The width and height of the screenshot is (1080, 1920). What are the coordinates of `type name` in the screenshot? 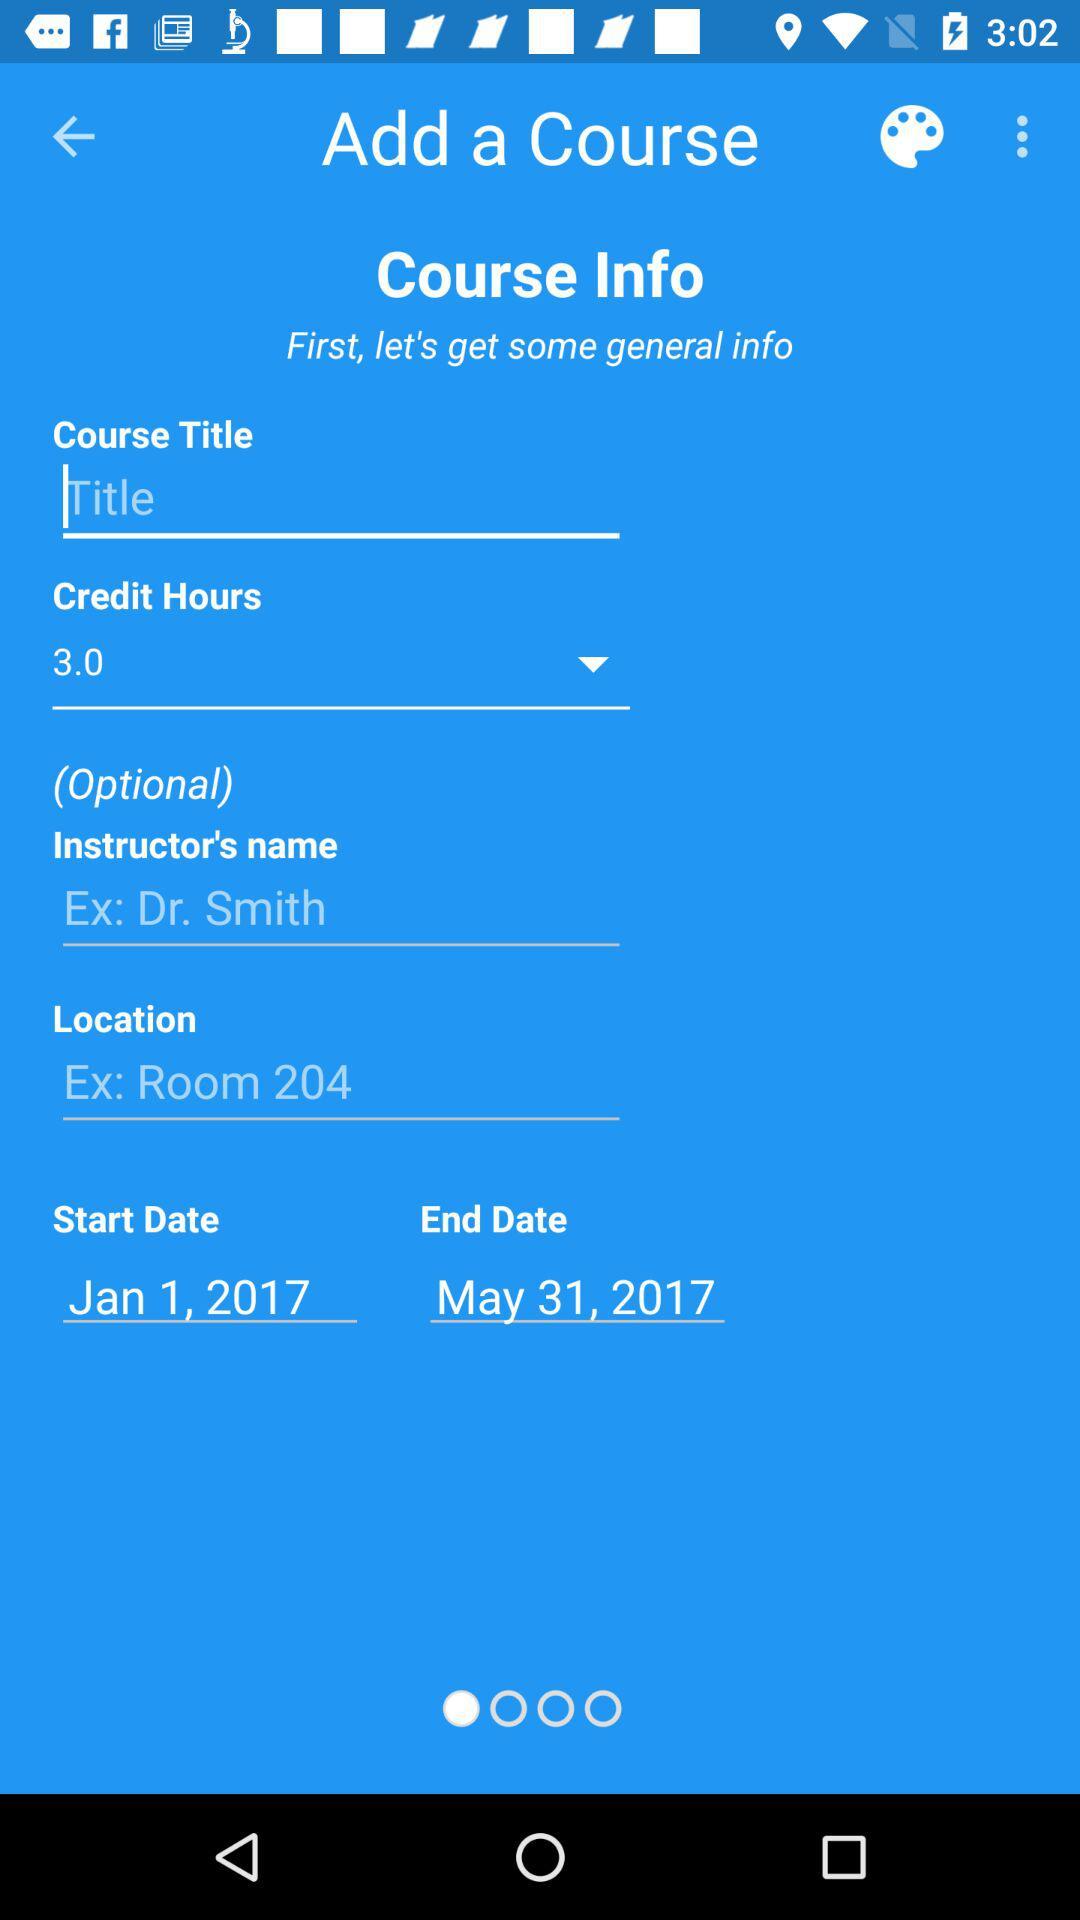 It's located at (340, 906).